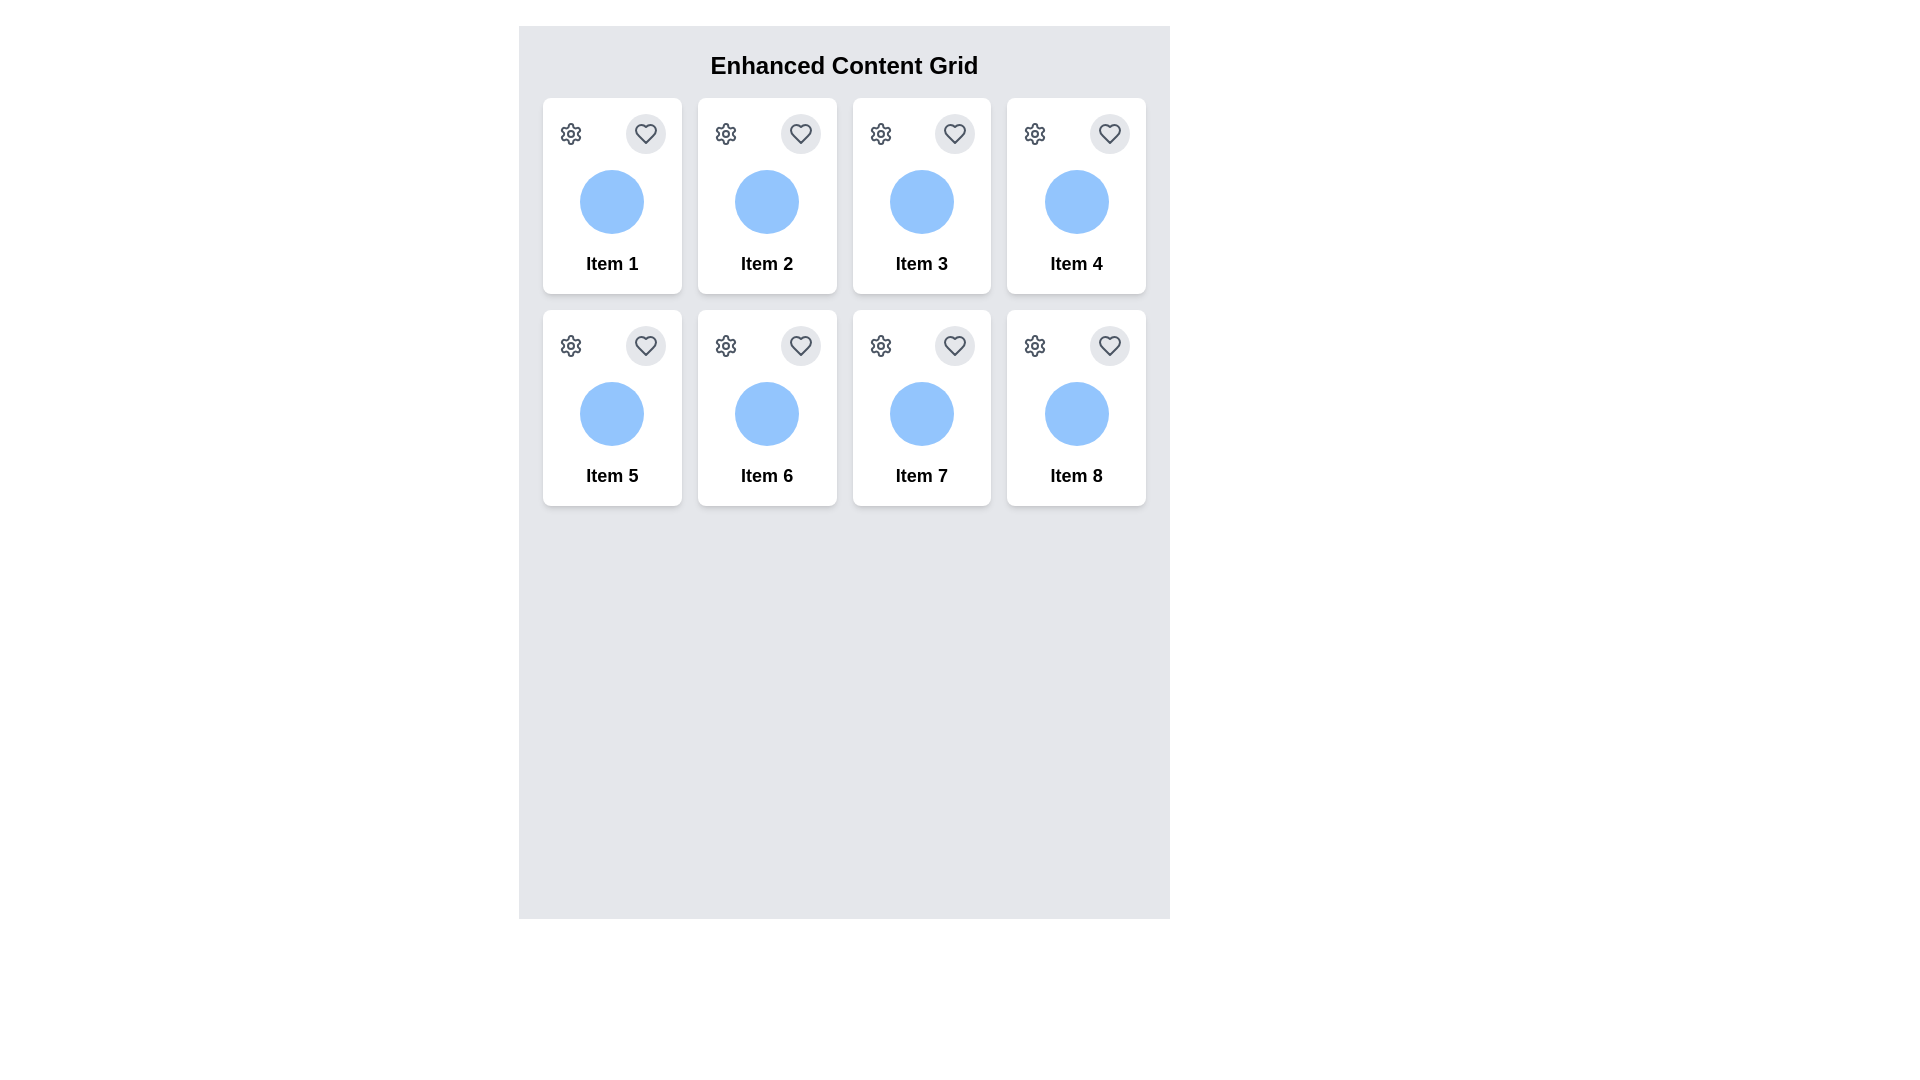  I want to click on the heart-shaped icon button located in the upper right corner of the card labeled 'Item 3' to favorite the item, so click(954, 134).